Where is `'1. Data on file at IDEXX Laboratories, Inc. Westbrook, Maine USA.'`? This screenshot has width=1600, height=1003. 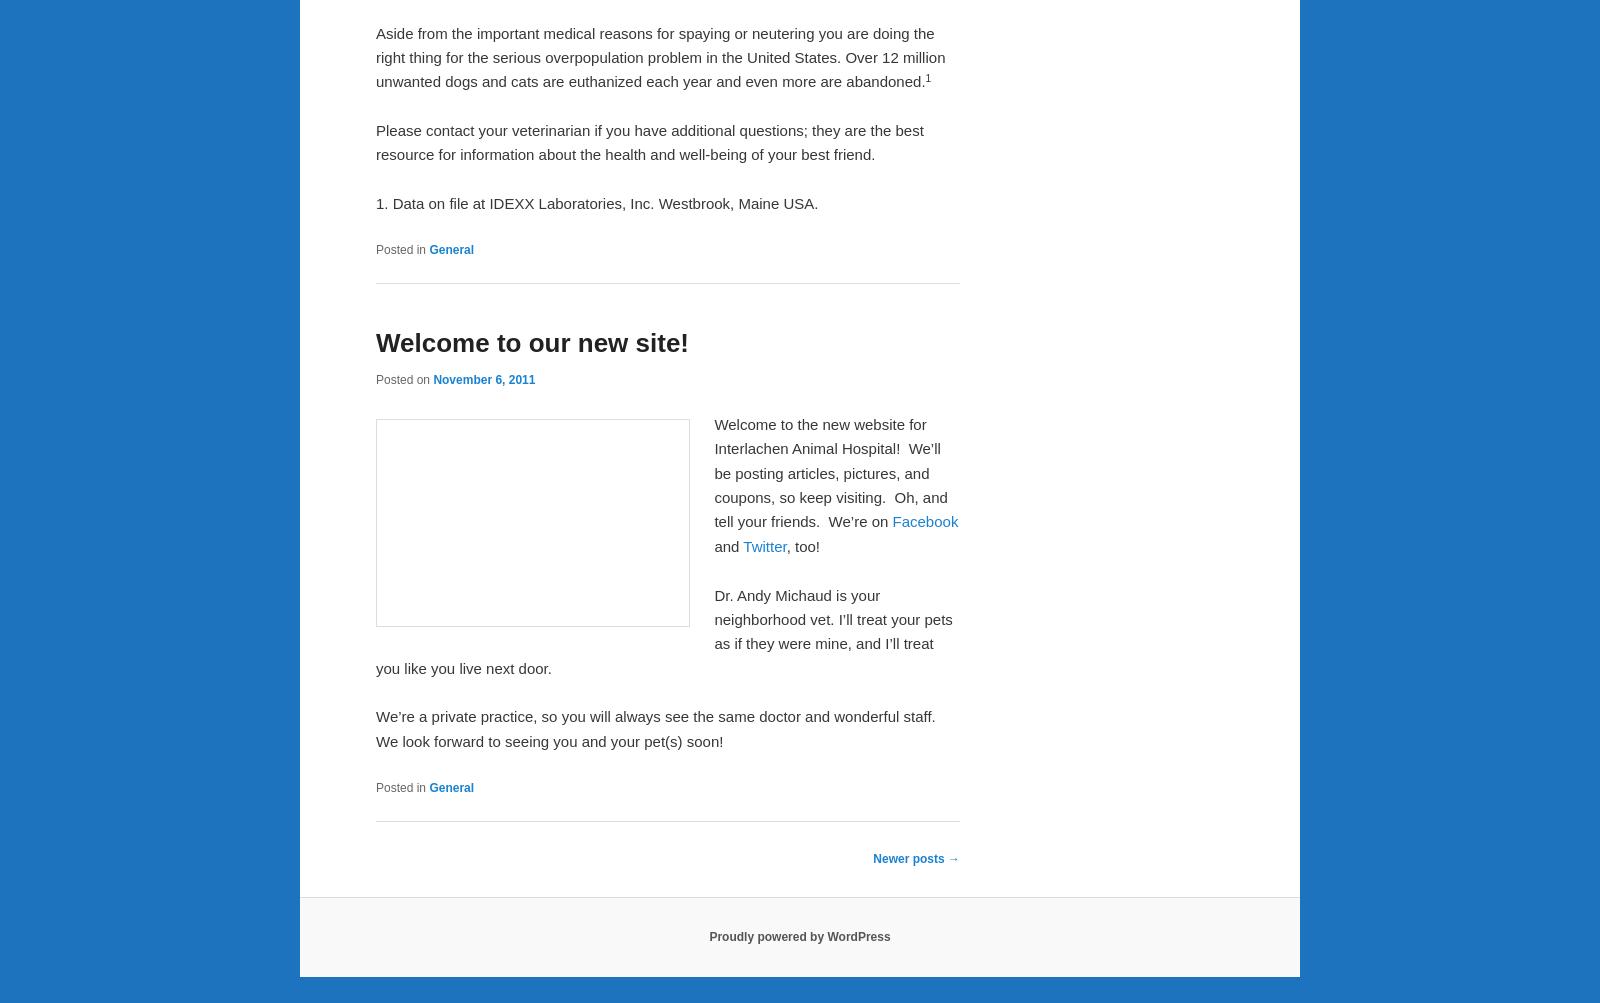
'1. Data on file at IDEXX Laboratories, Inc. Westbrook, Maine USA.' is located at coordinates (595, 203).